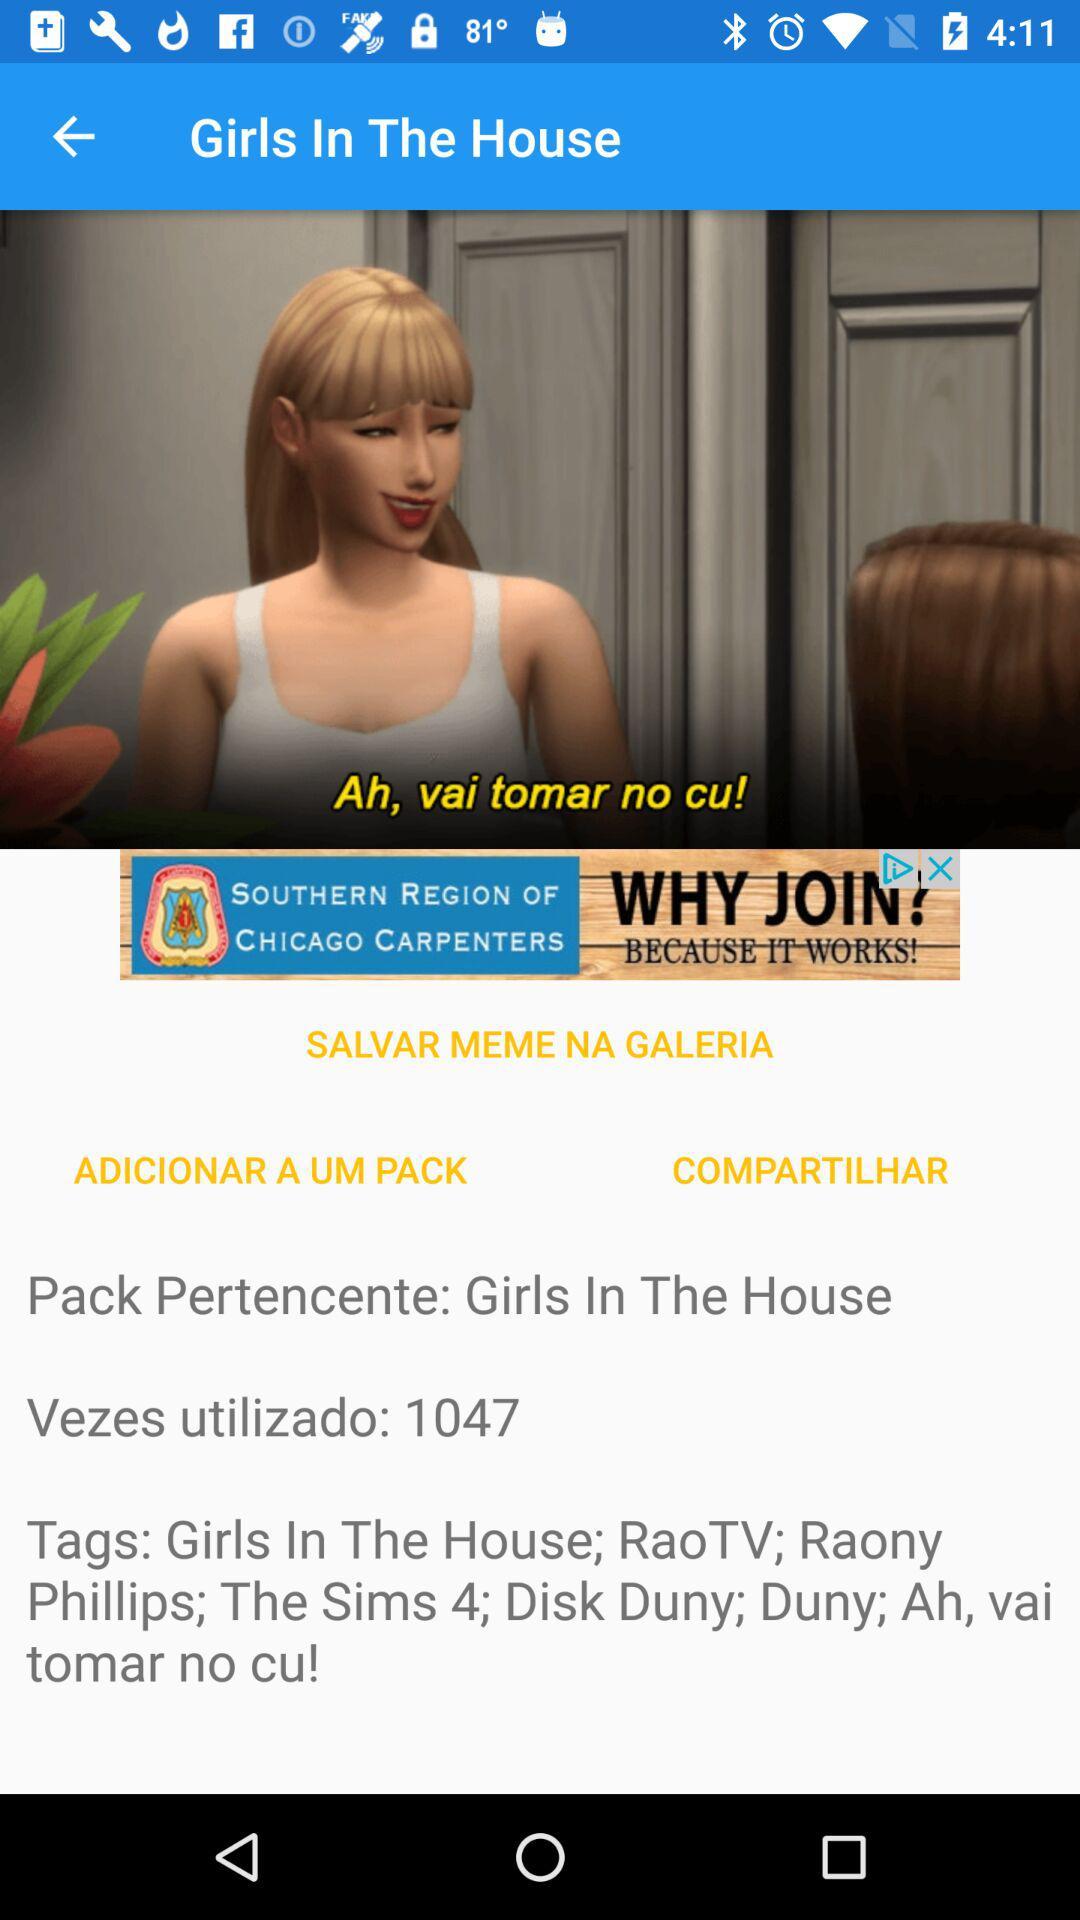 The height and width of the screenshot is (1920, 1080). Describe the element at coordinates (540, 913) in the screenshot. I see `advertisement banner` at that location.